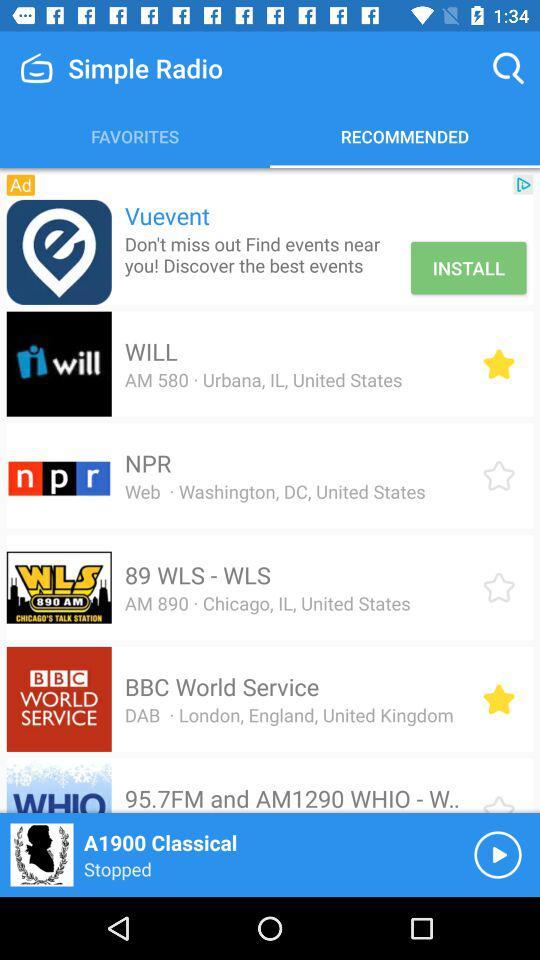  Describe the element at coordinates (147, 463) in the screenshot. I see `the item below am 580 urbana icon` at that location.